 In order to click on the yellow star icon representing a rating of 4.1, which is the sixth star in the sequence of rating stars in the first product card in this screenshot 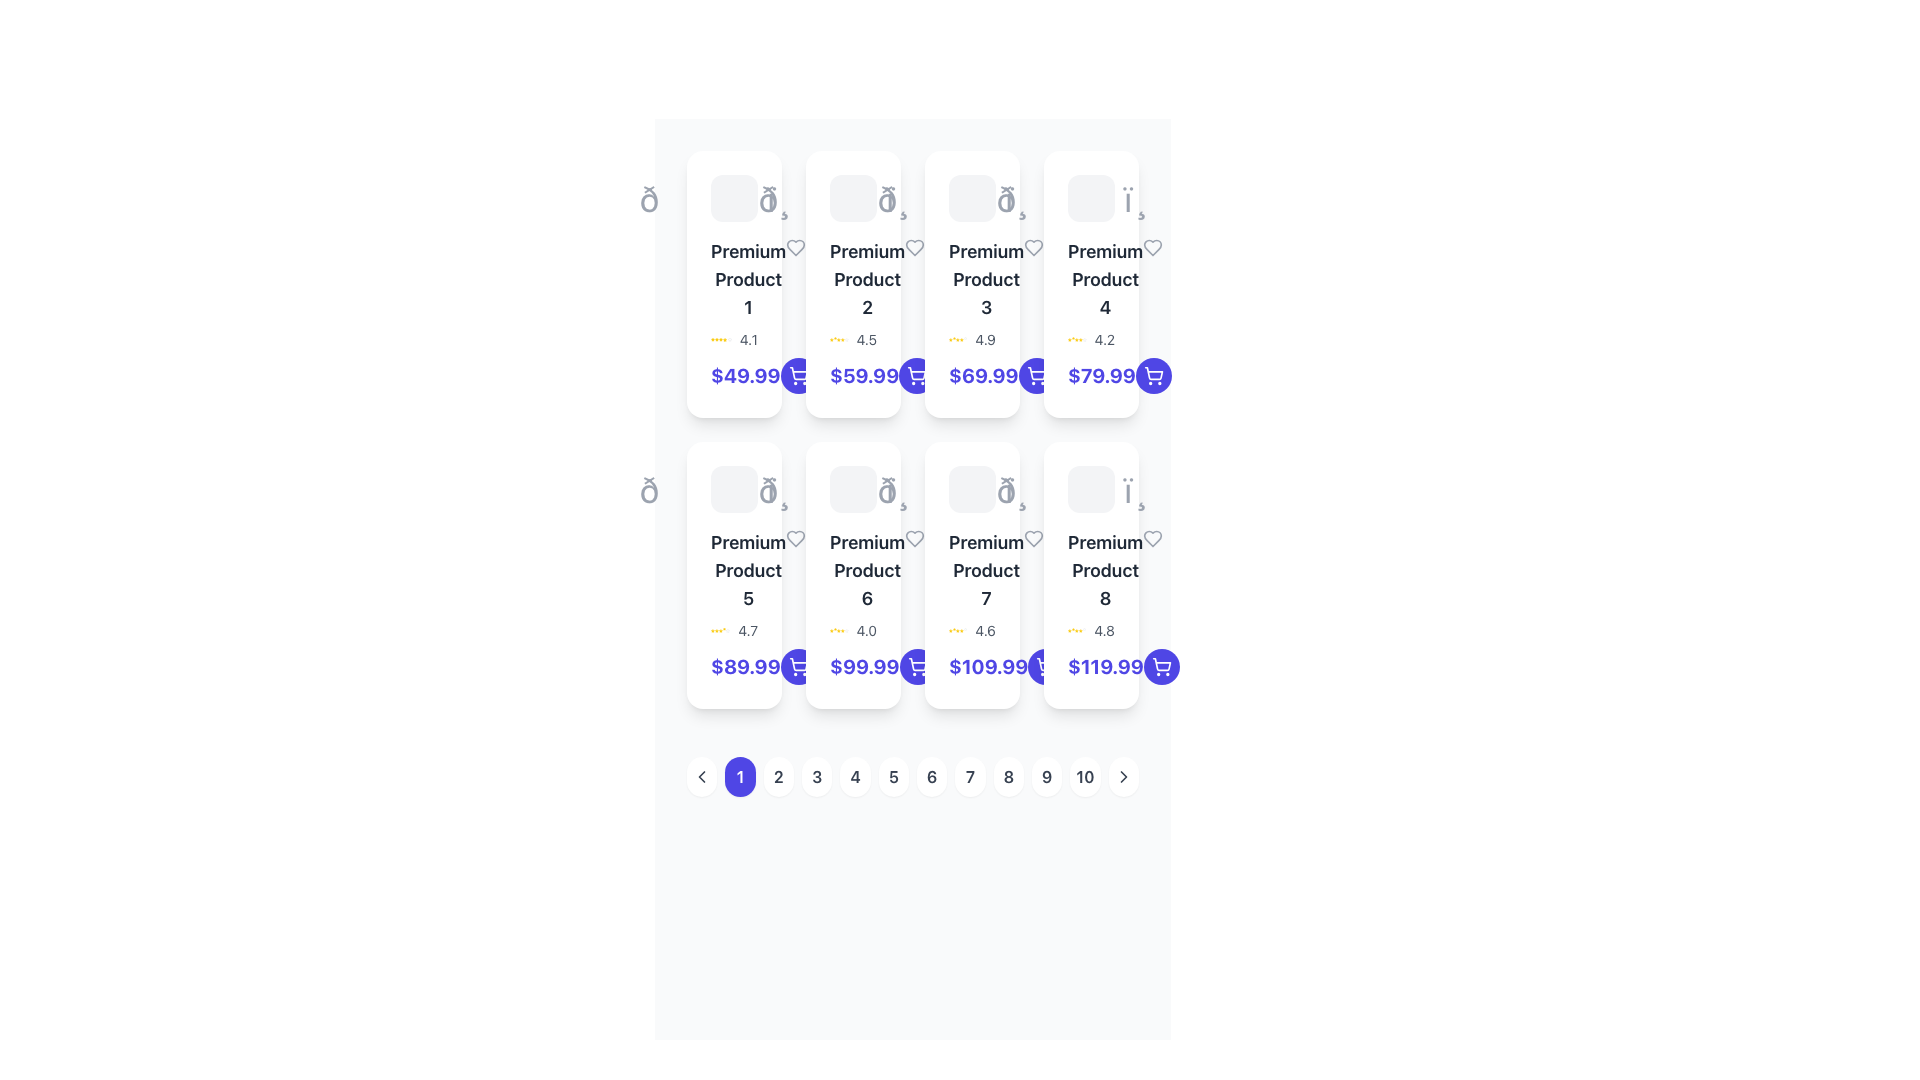, I will do `click(724, 338)`.